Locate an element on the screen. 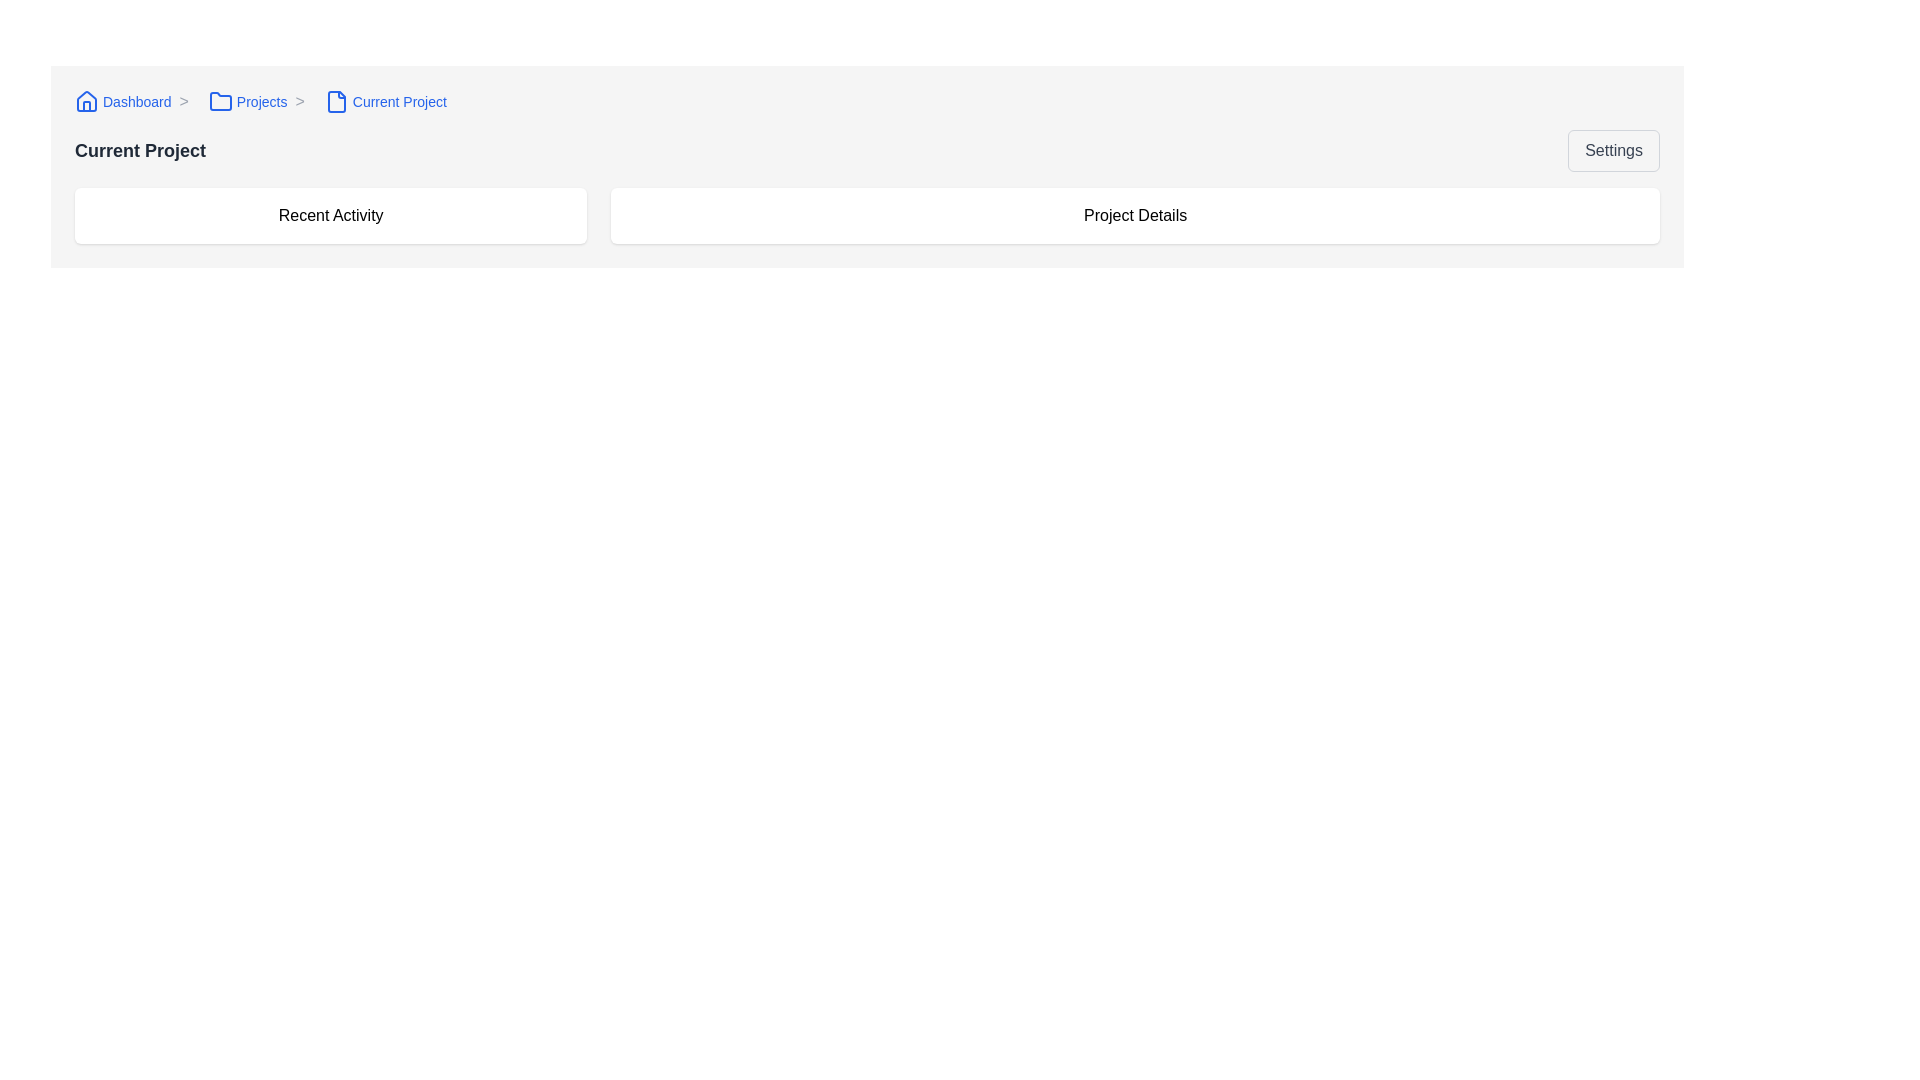 The height and width of the screenshot is (1080, 1920). the breadcrumb navigation link labeled 'Projects' is located at coordinates (261, 101).